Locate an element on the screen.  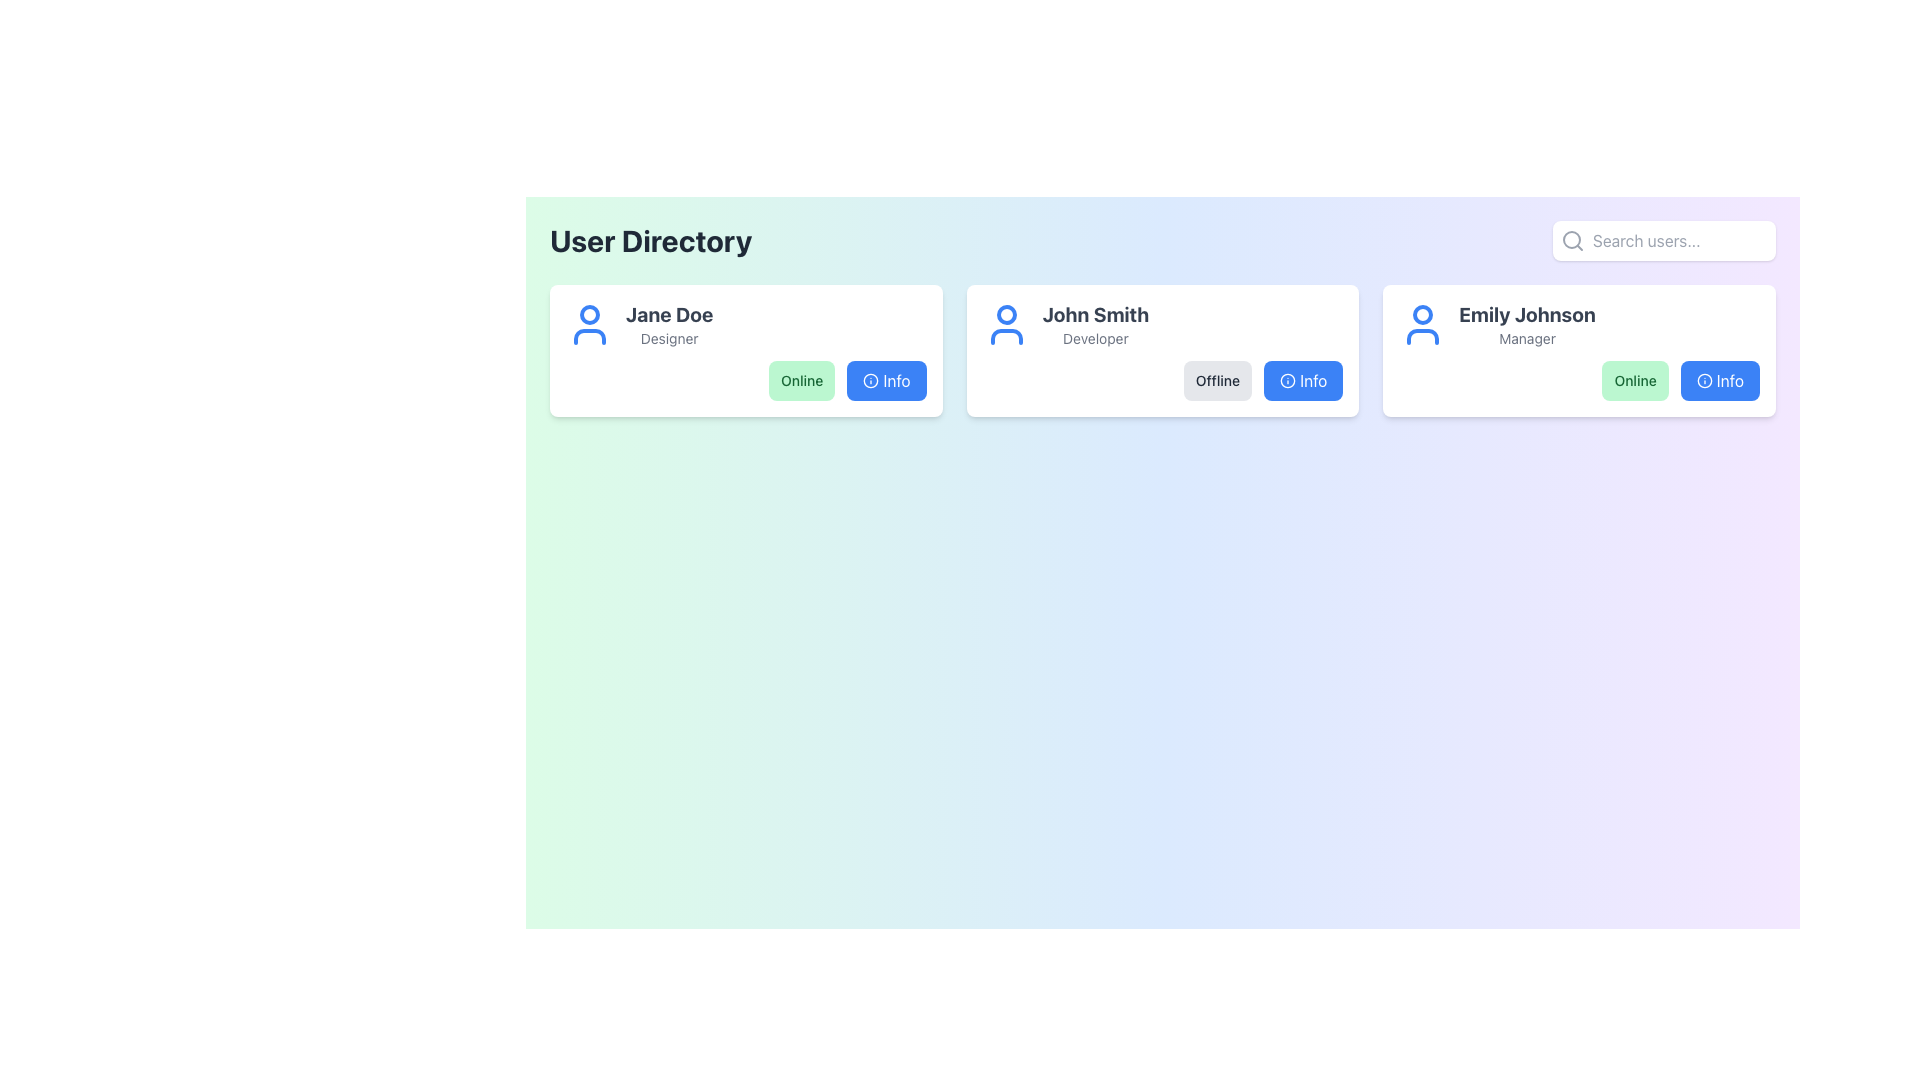
the information icon located within the blue 'Info' button on Emily Johnson's user card is located at coordinates (1703, 381).